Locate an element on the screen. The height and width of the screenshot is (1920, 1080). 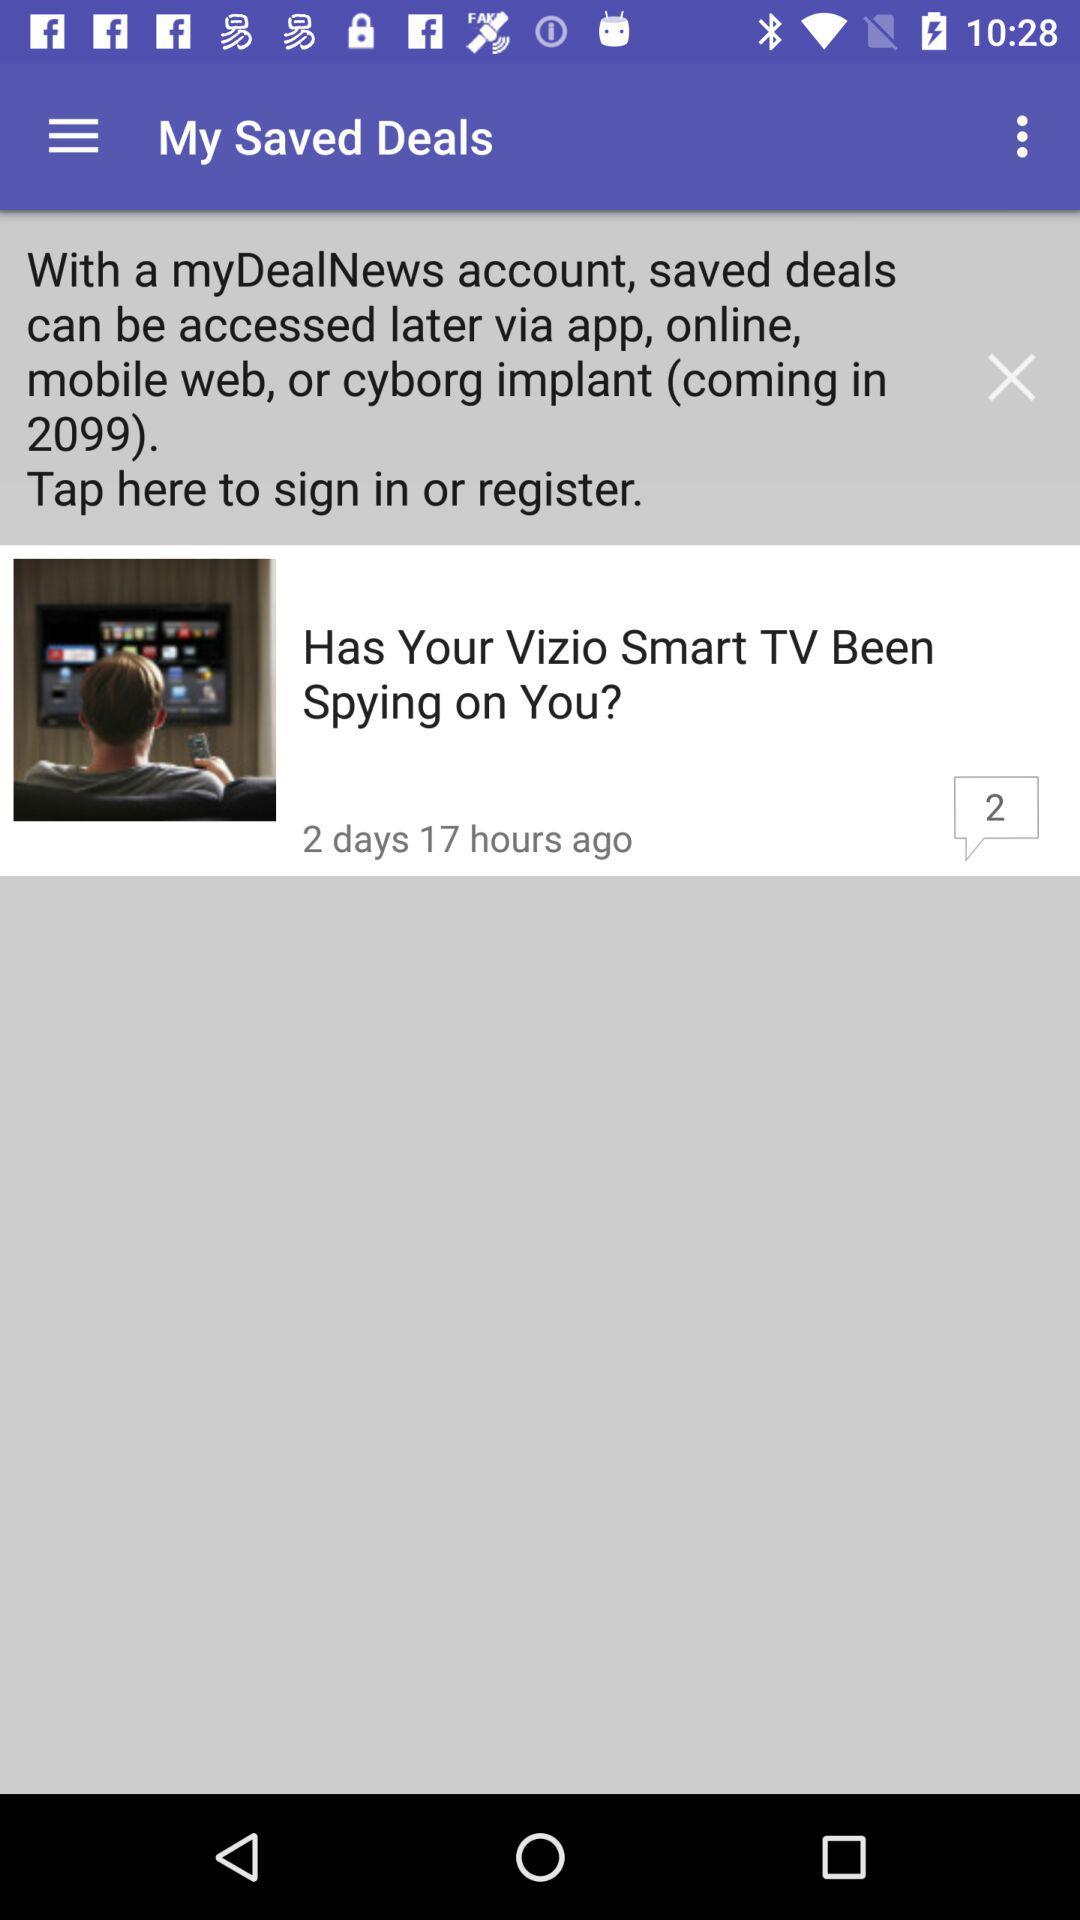
close is located at coordinates (1011, 377).